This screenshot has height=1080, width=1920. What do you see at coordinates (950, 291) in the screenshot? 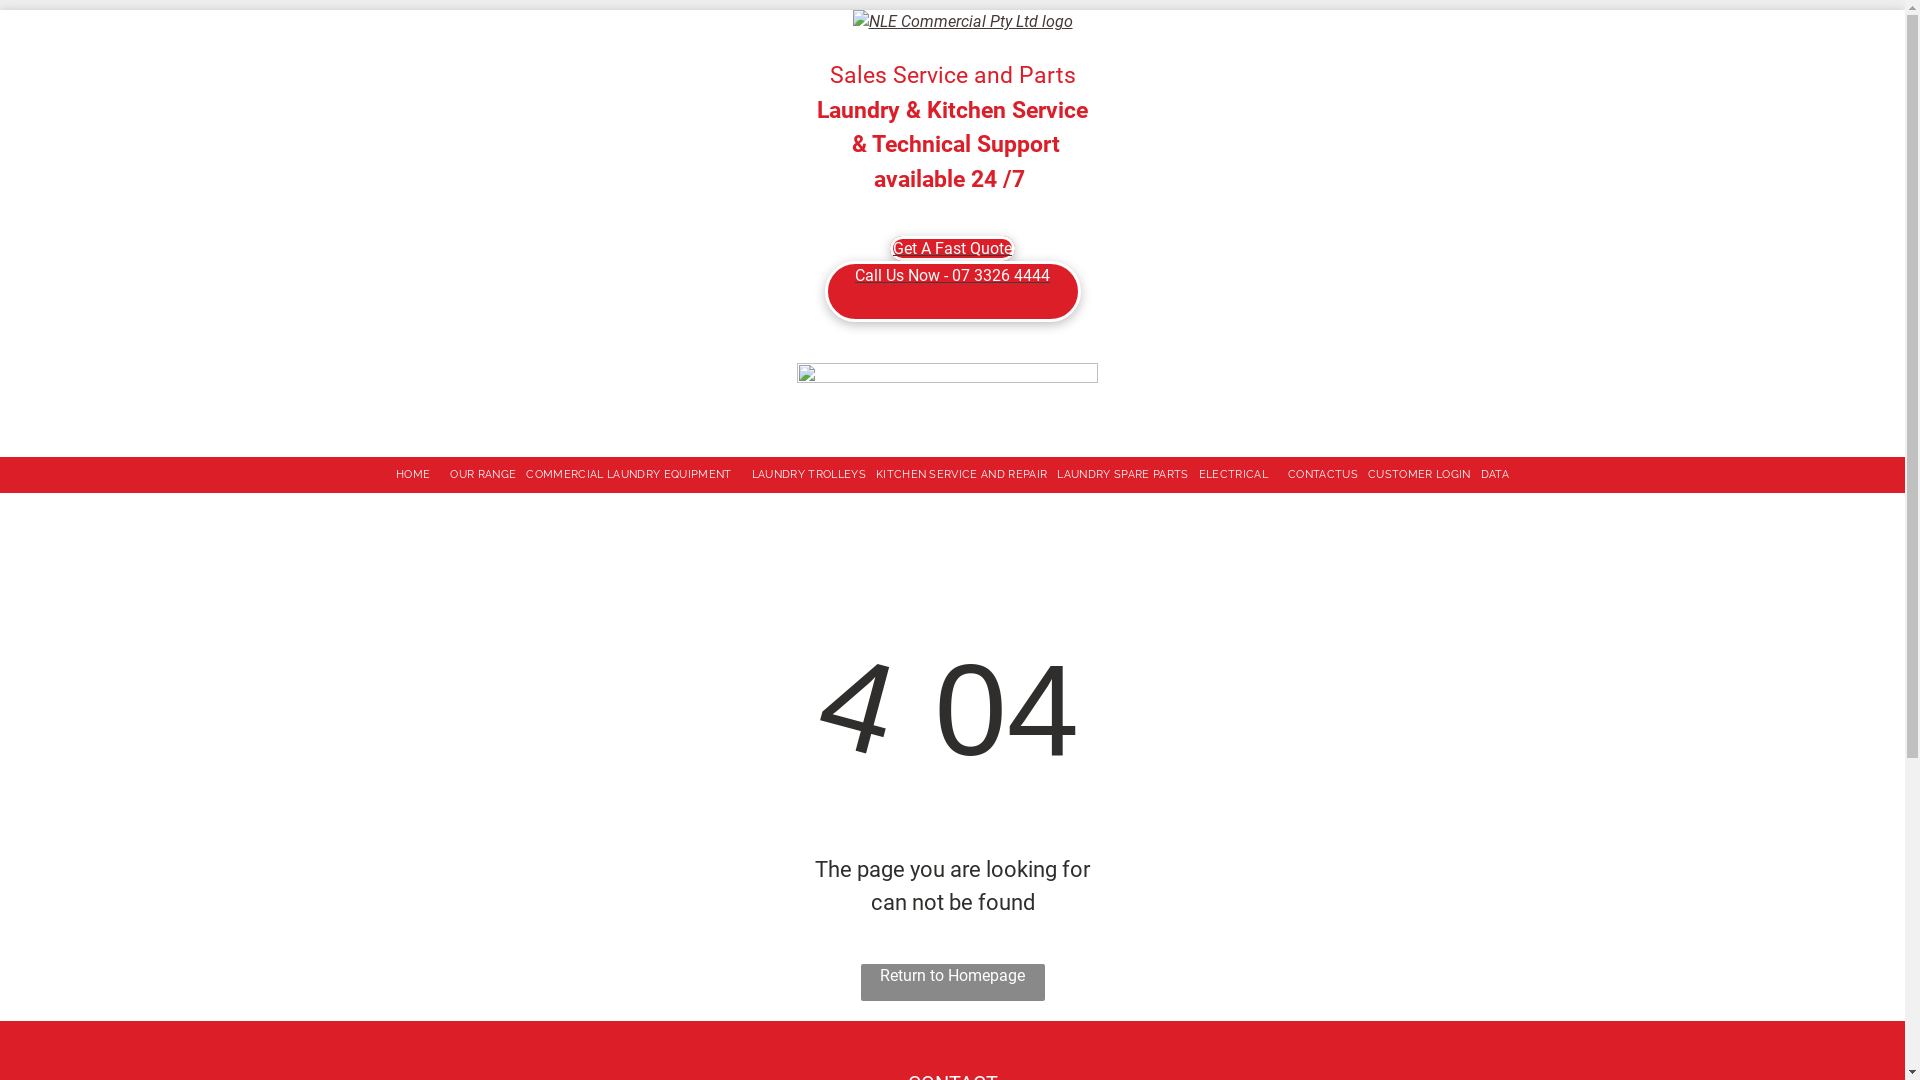
I see `'Call Us Now - 07 3326 4444'` at bounding box center [950, 291].